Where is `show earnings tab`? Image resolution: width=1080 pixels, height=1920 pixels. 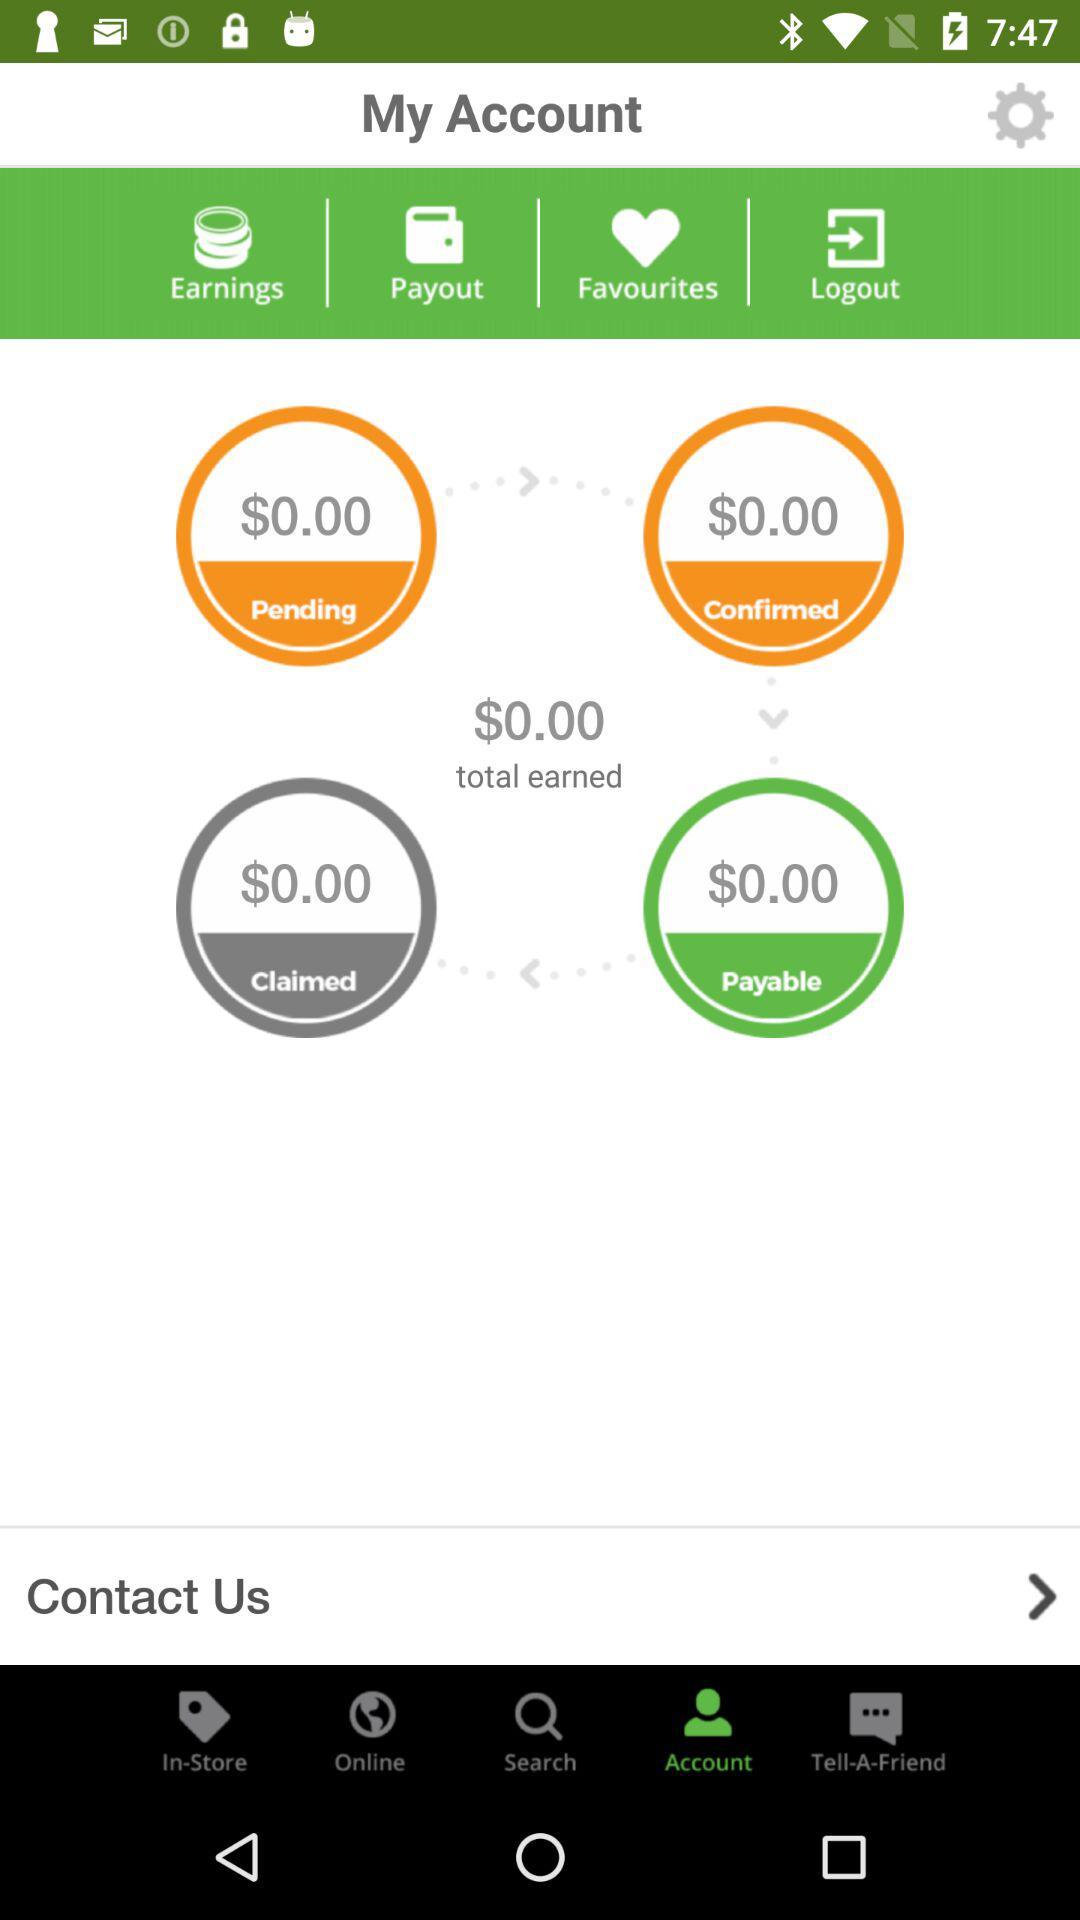
show earnings tab is located at coordinates (224, 252).